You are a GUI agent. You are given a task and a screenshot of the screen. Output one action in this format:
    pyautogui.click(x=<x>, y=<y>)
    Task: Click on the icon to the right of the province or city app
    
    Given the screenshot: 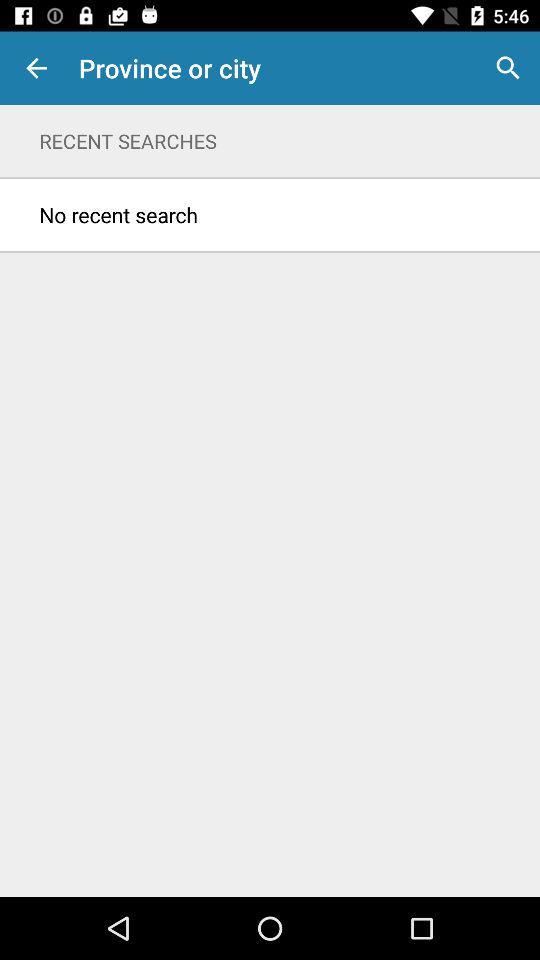 What is the action you would take?
    pyautogui.click(x=508, y=68)
    